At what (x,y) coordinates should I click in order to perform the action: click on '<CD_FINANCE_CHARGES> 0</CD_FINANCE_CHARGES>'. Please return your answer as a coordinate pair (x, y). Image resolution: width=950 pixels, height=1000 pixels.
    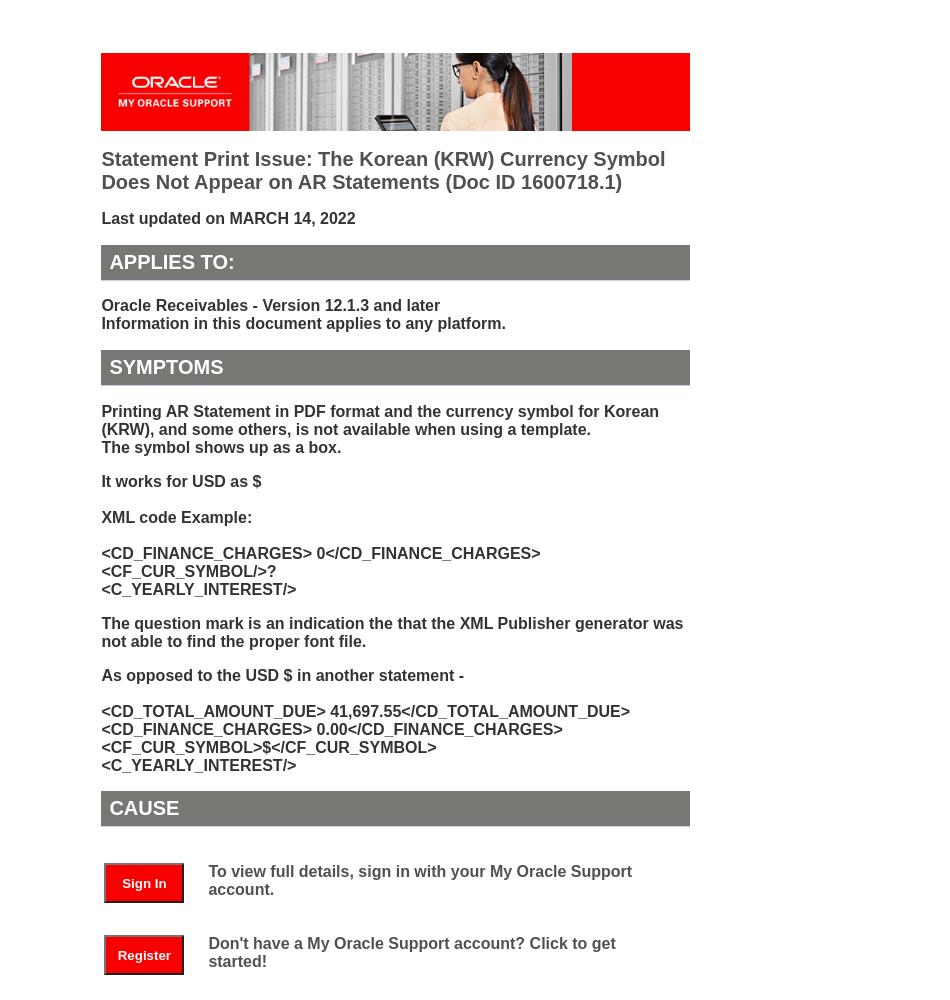
    Looking at the image, I should click on (319, 552).